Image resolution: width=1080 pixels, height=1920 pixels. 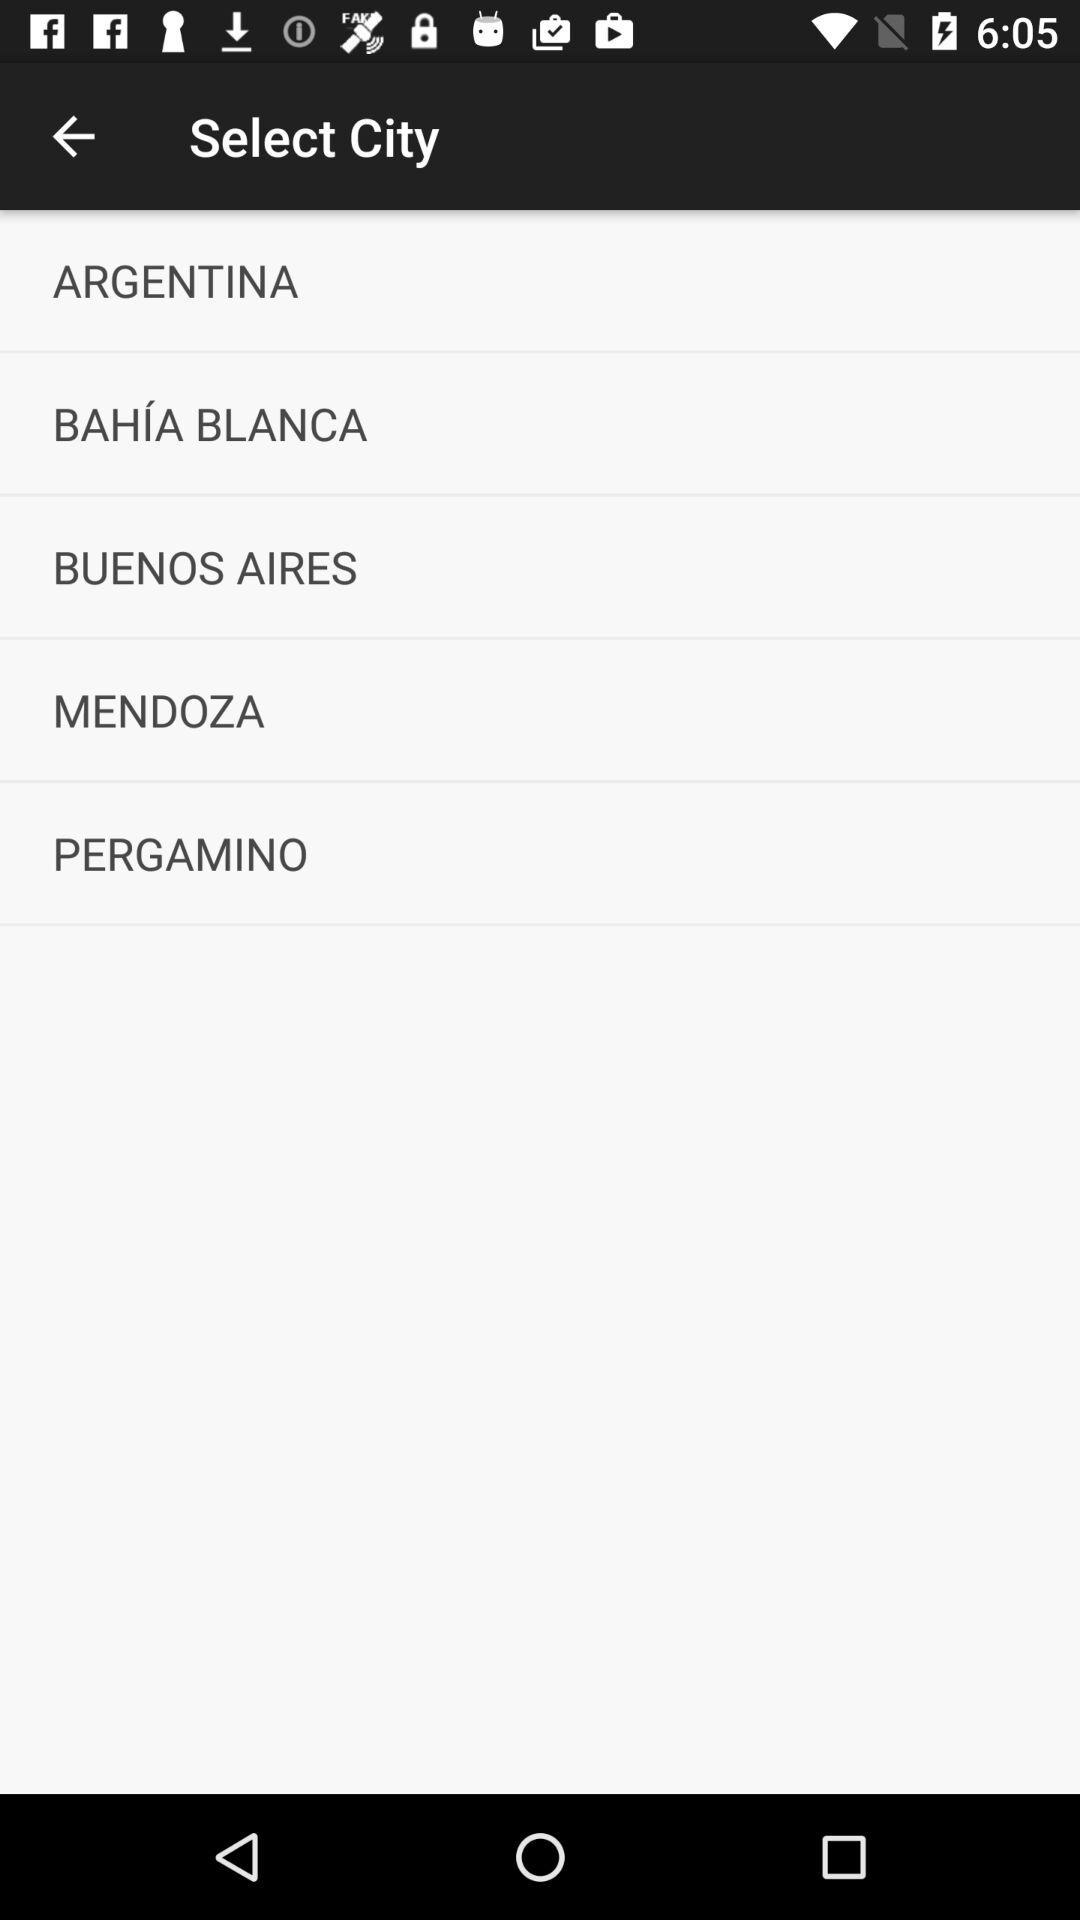 What do you see at coordinates (72, 135) in the screenshot?
I see `the icon to the left of the select city` at bounding box center [72, 135].